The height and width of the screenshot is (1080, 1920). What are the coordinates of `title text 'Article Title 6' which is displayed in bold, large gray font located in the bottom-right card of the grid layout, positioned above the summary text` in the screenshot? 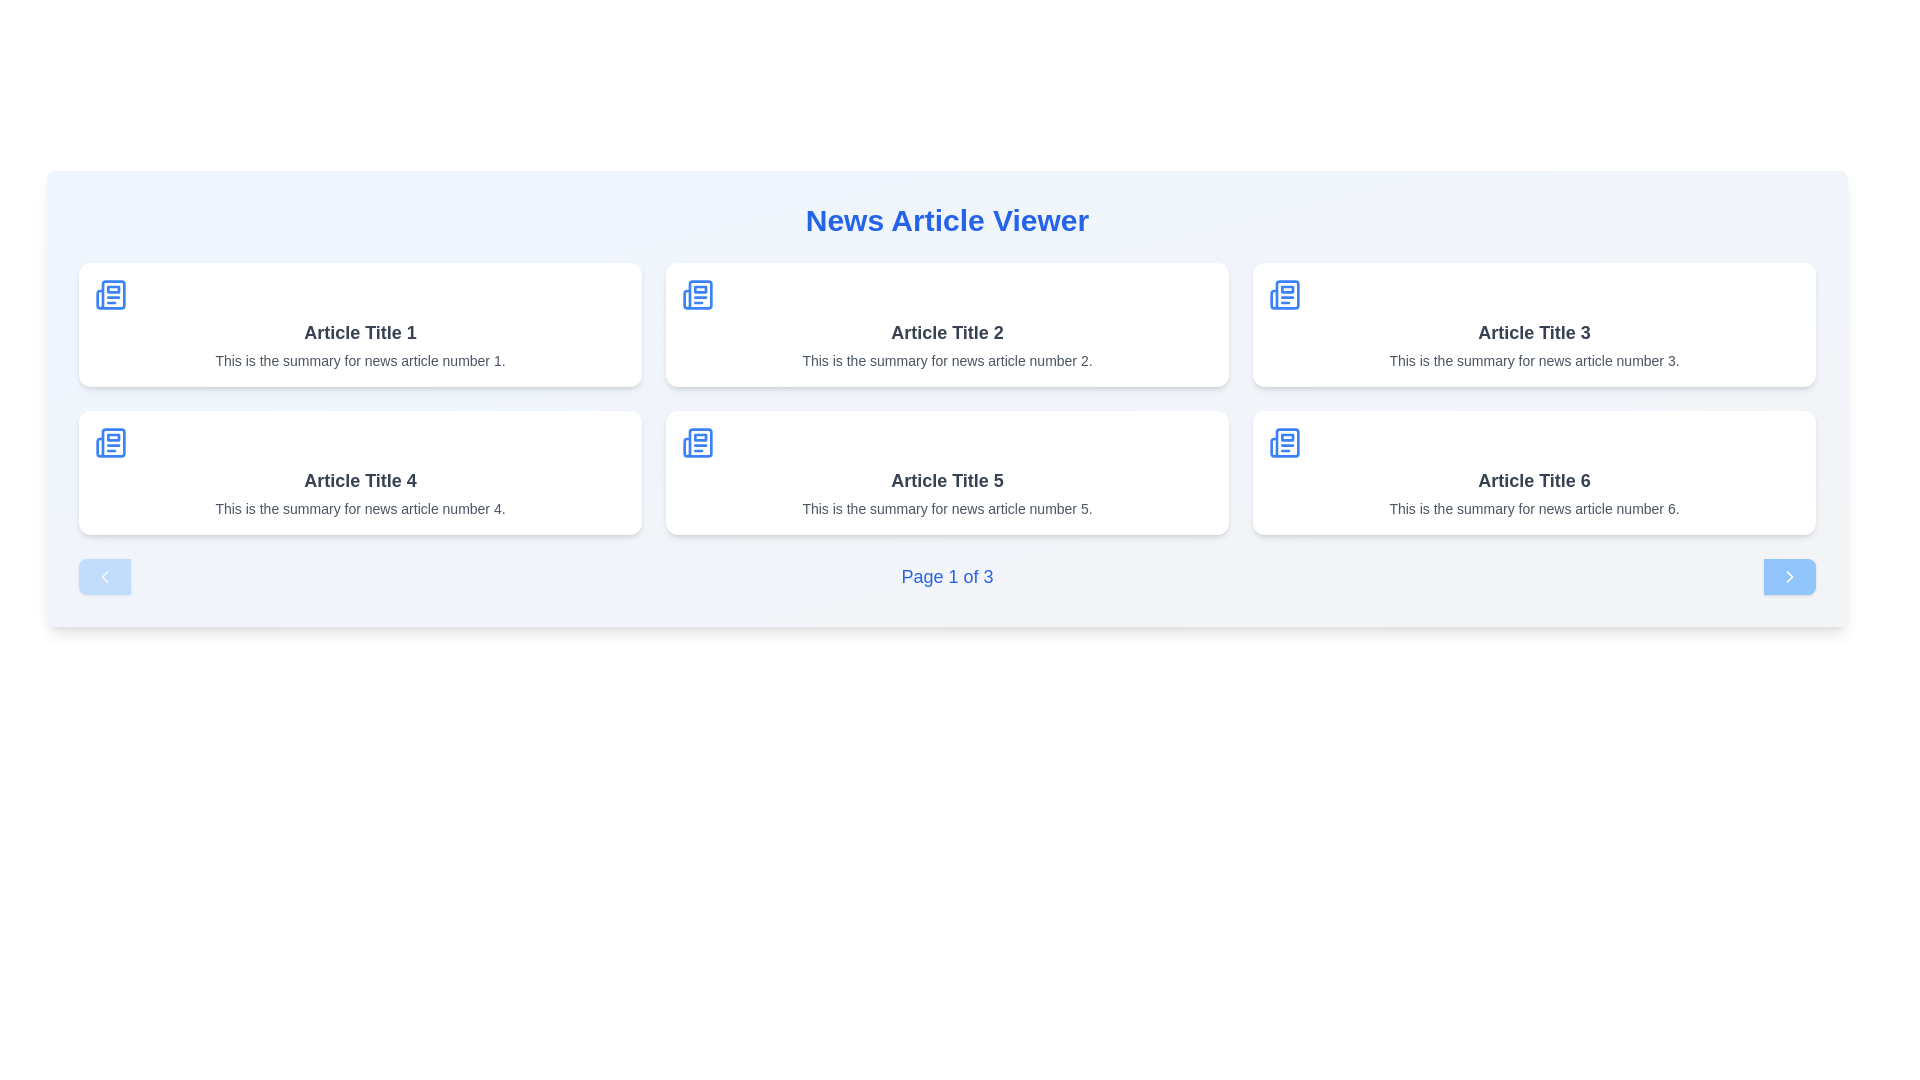 It's located at (1533, 481).